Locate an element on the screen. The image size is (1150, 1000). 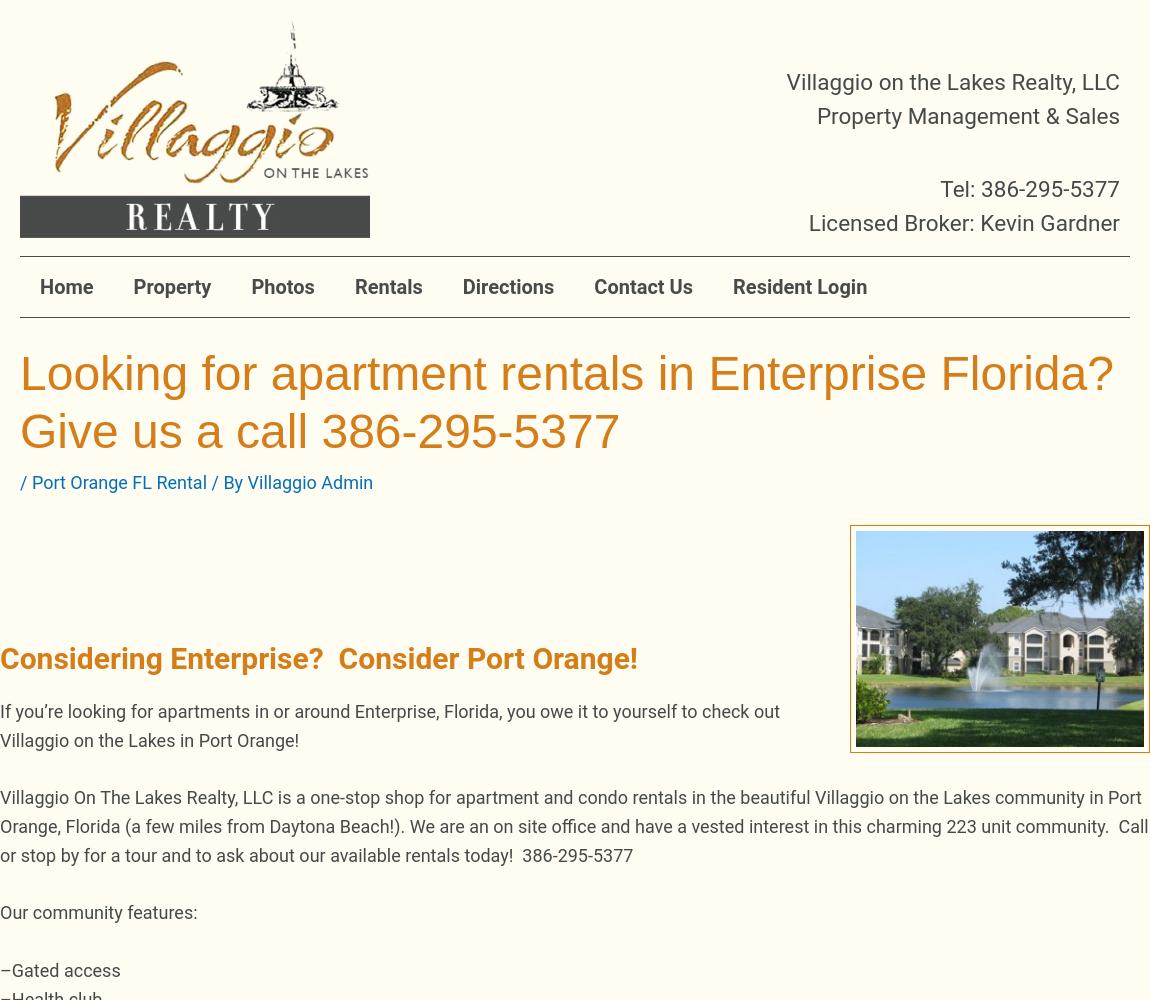
'–Gated access' is located at coordinates (59, 968).